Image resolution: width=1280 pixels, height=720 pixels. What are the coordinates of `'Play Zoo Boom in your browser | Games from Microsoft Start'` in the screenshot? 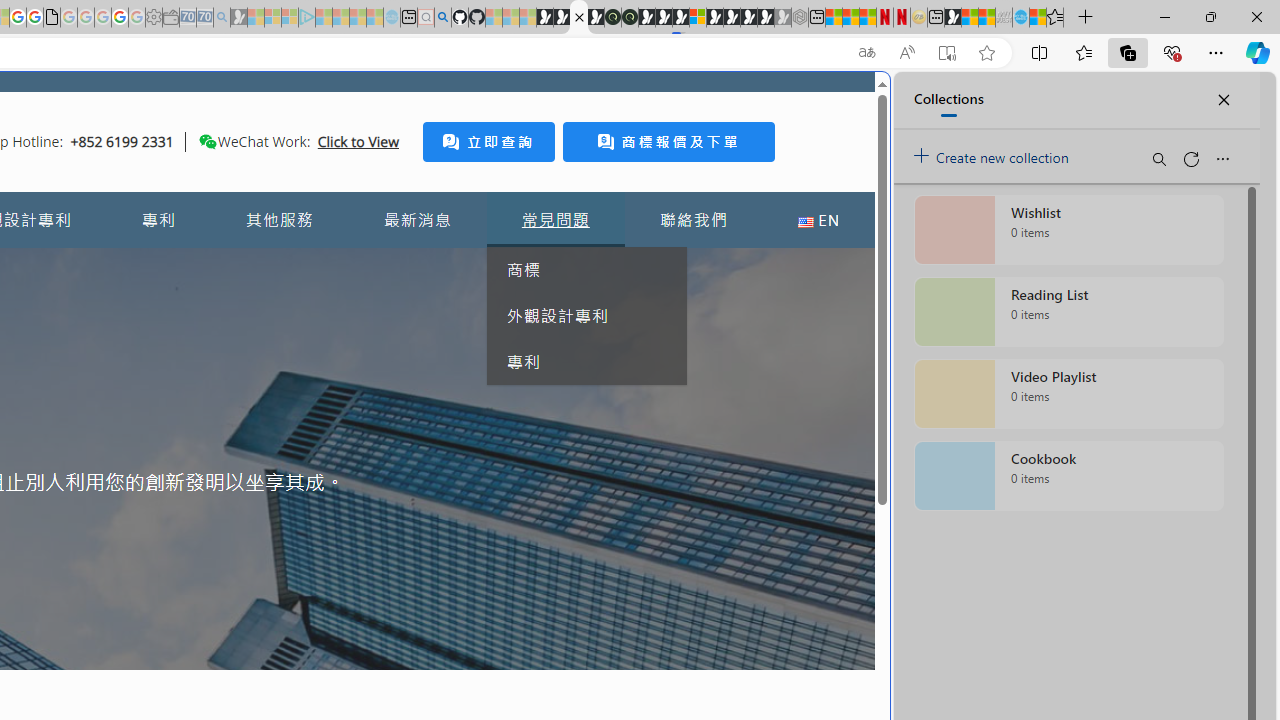 It's located at (560, 17).